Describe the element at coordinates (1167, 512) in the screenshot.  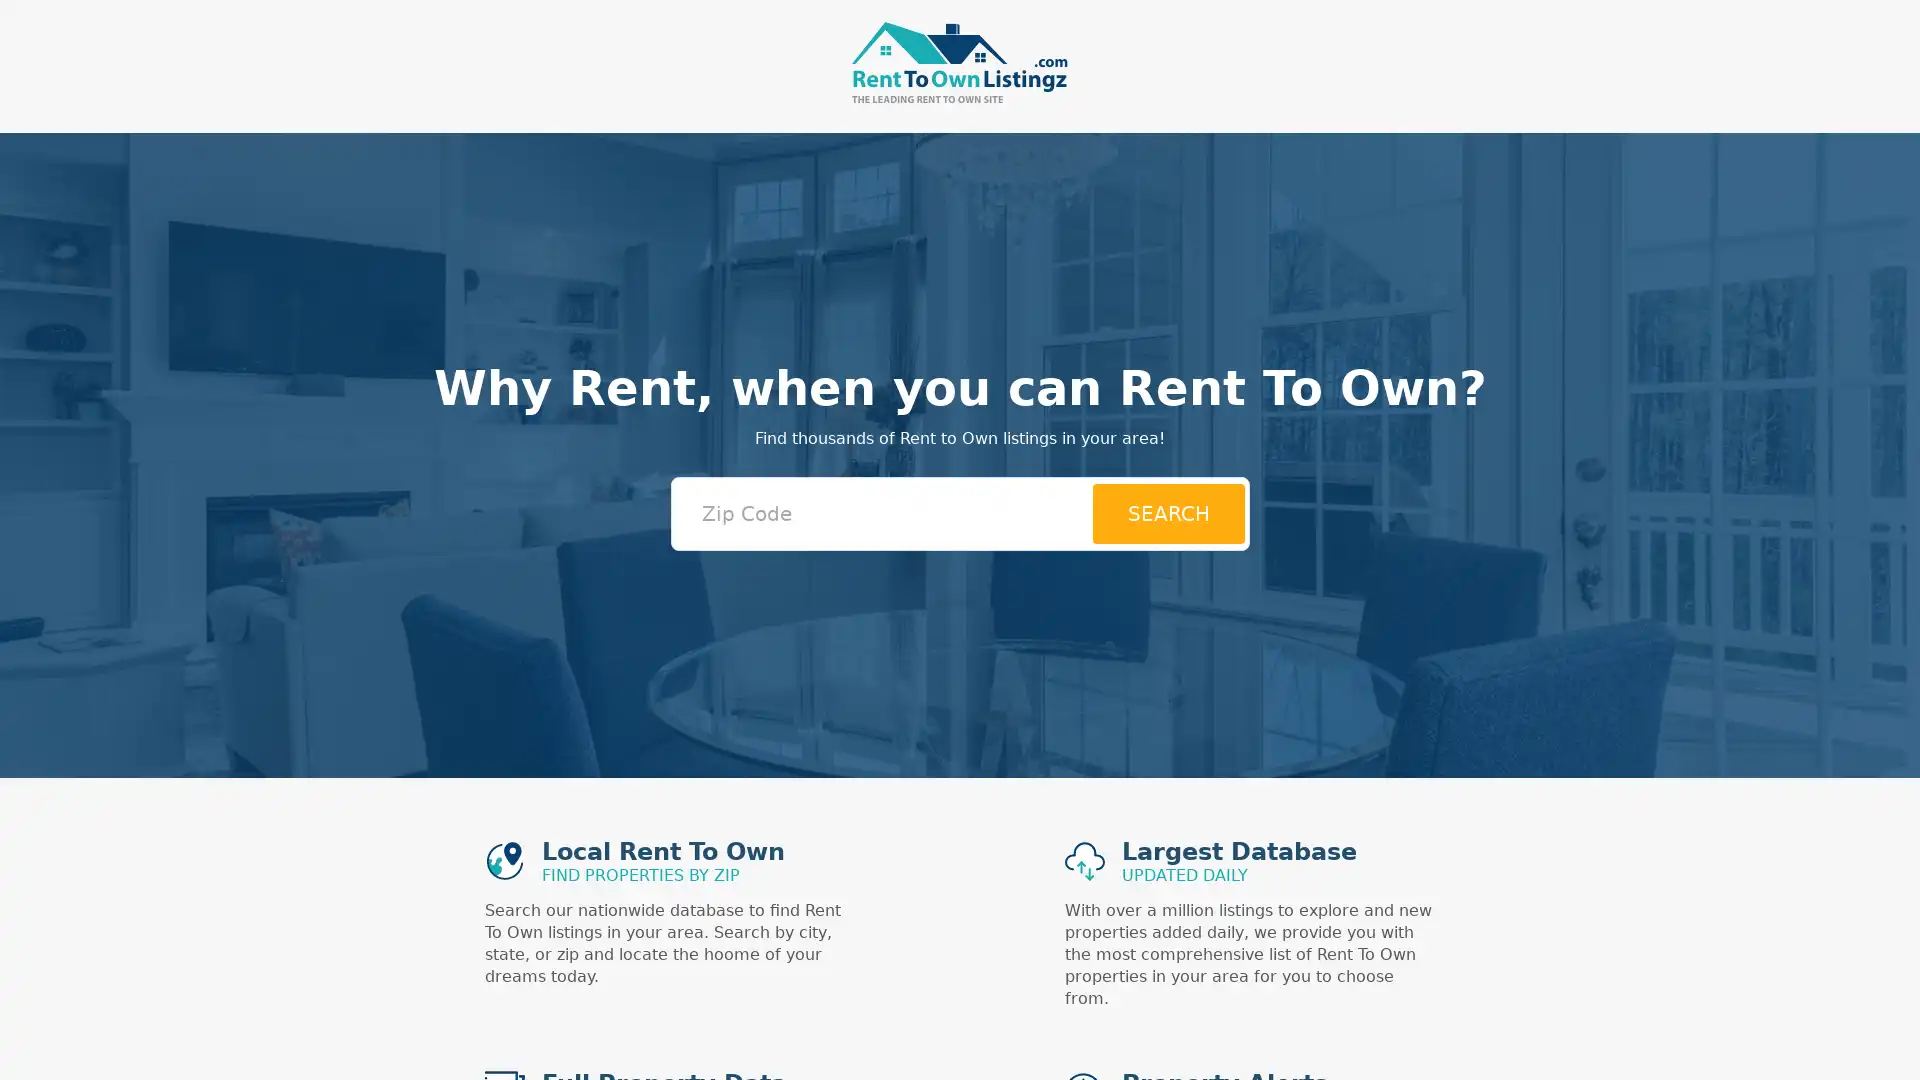
I see `SEARCH` at that location.